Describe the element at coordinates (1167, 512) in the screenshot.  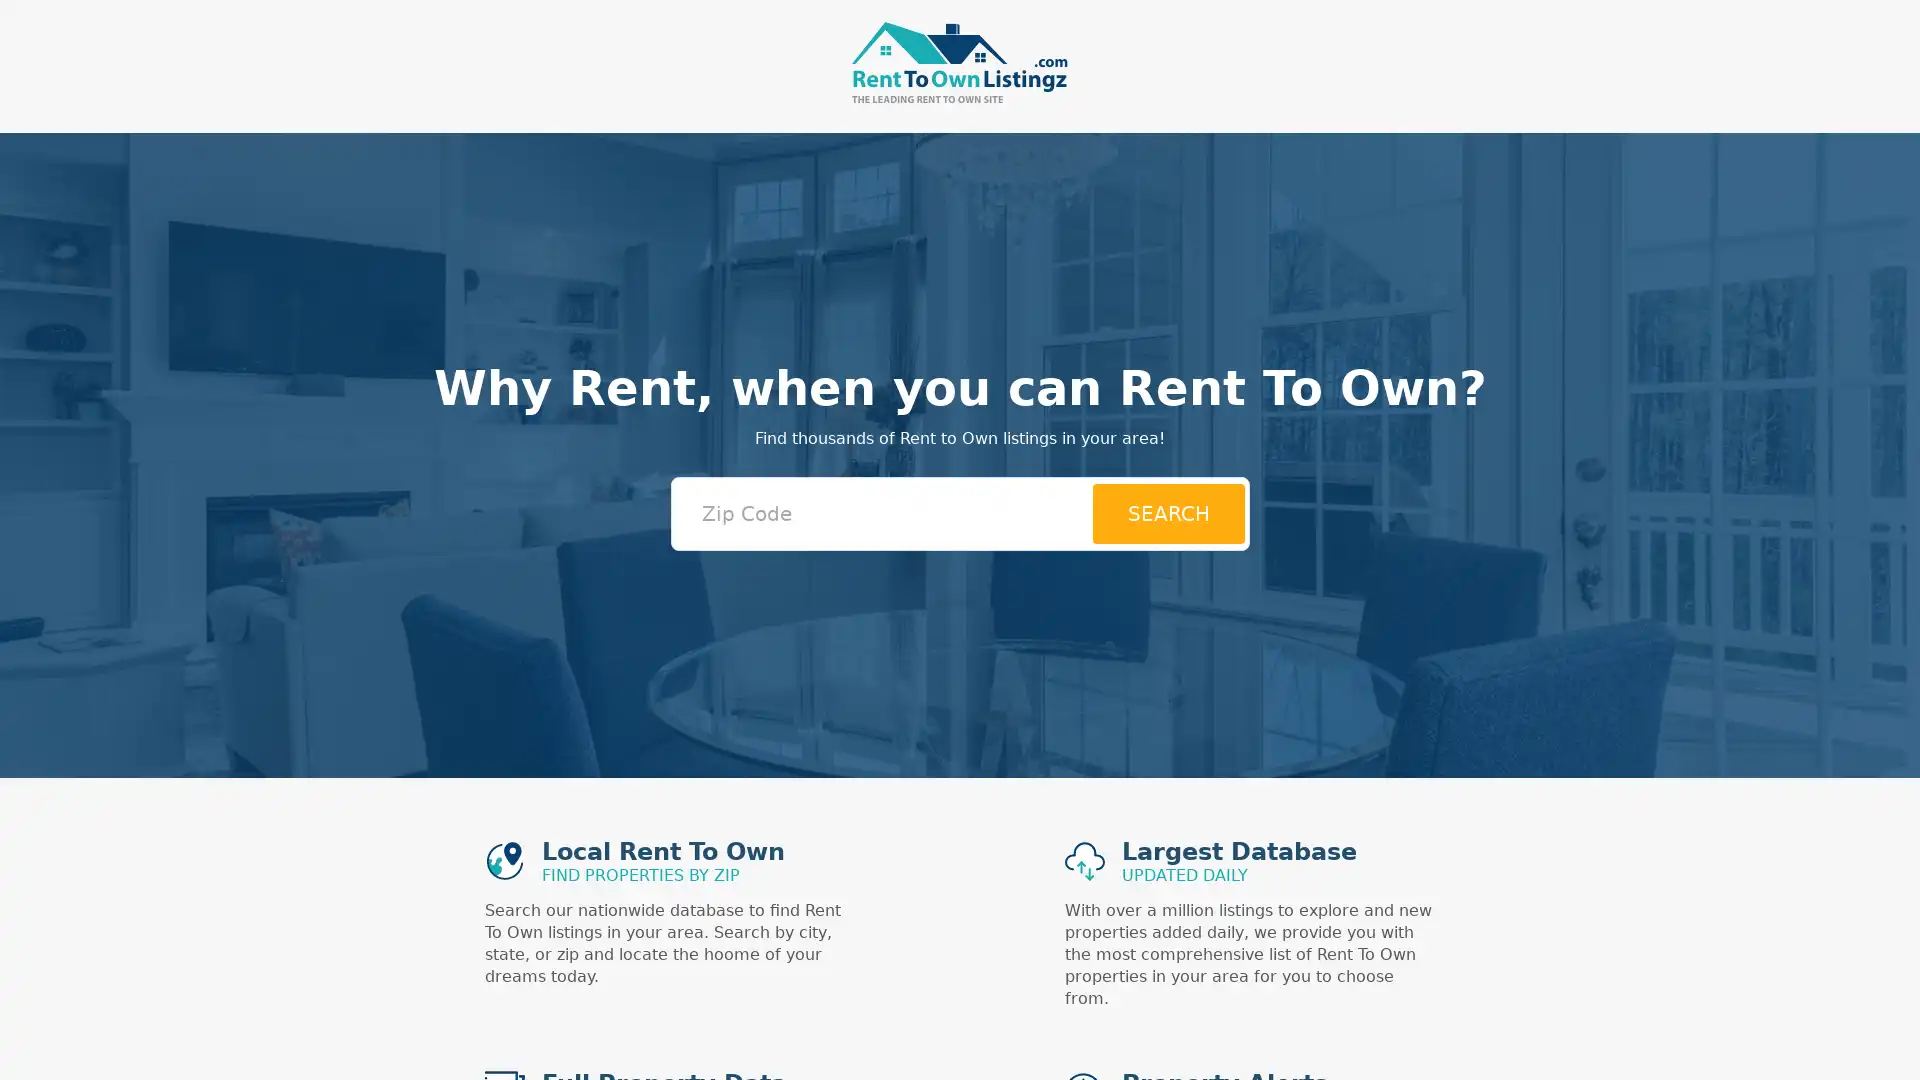
I see `SEARCH` at that location.